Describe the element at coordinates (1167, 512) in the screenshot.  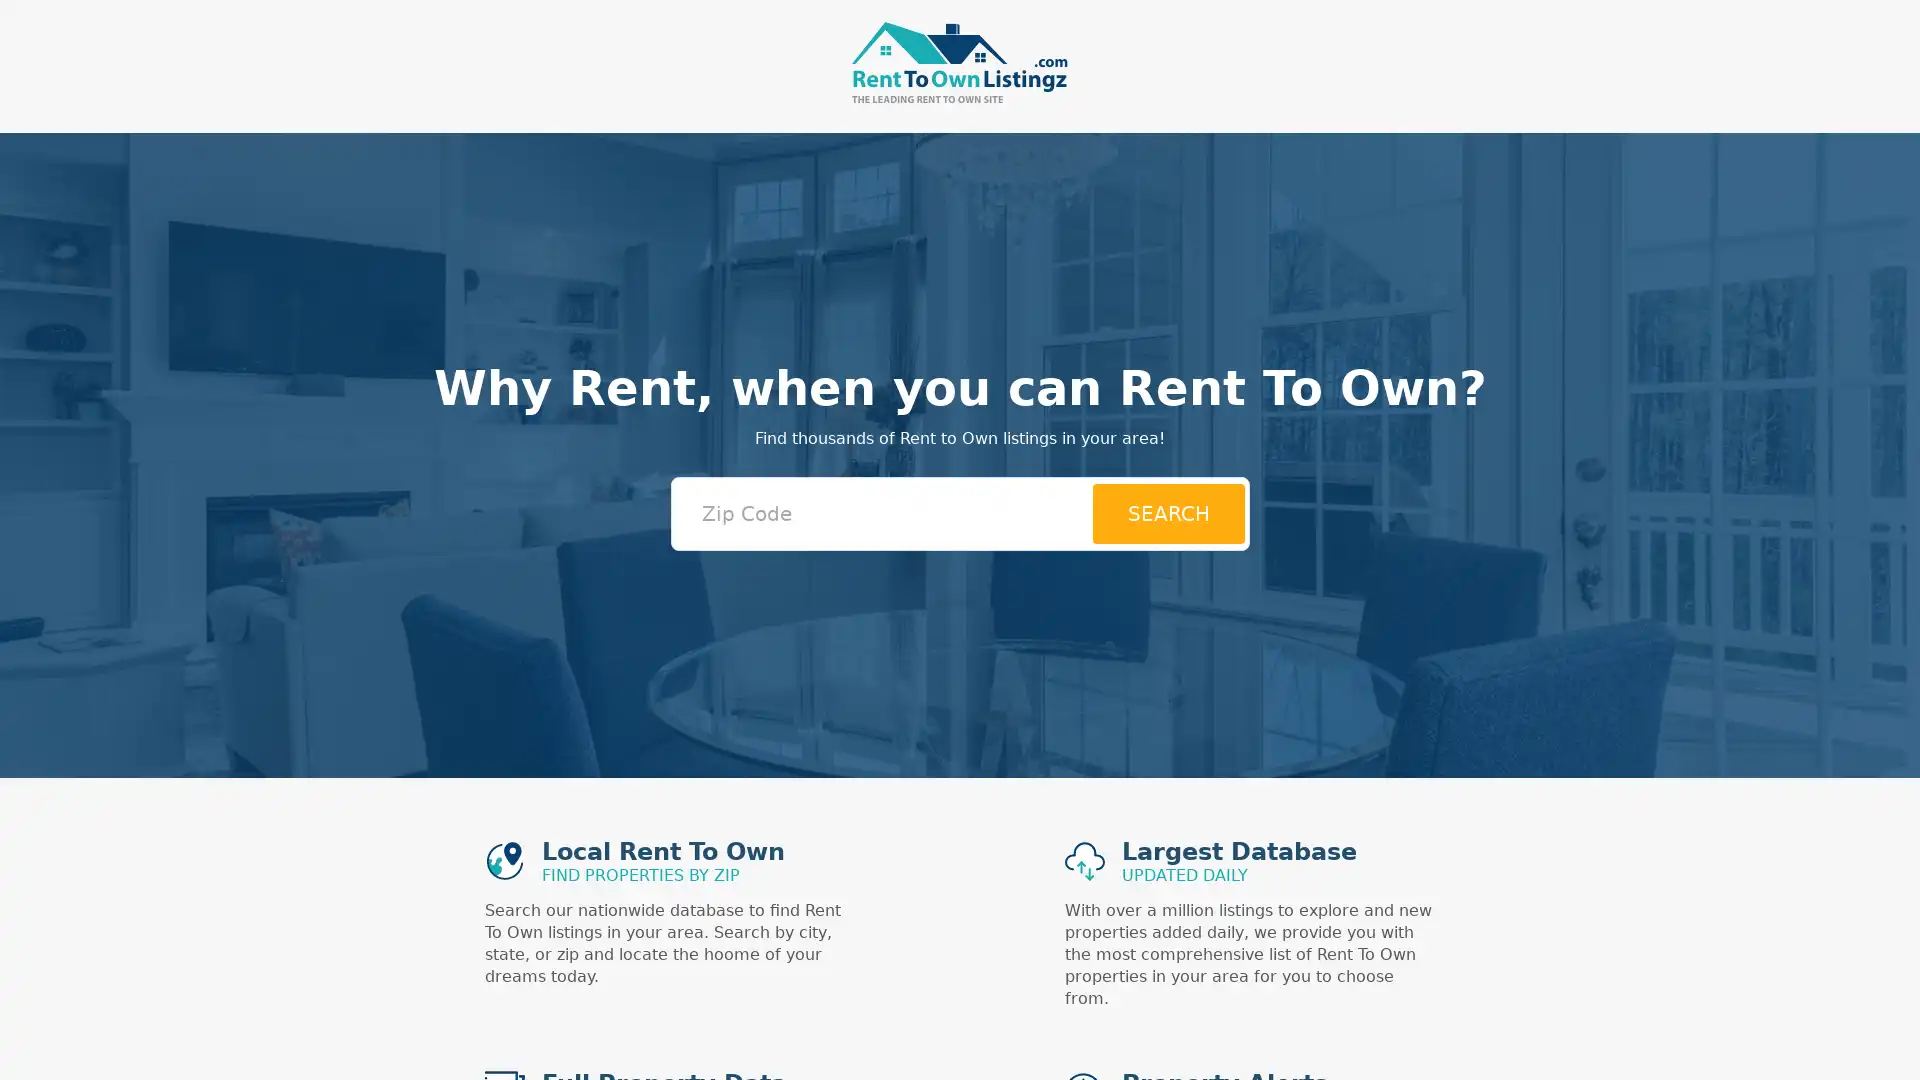
I see `SEARCH` at that location.